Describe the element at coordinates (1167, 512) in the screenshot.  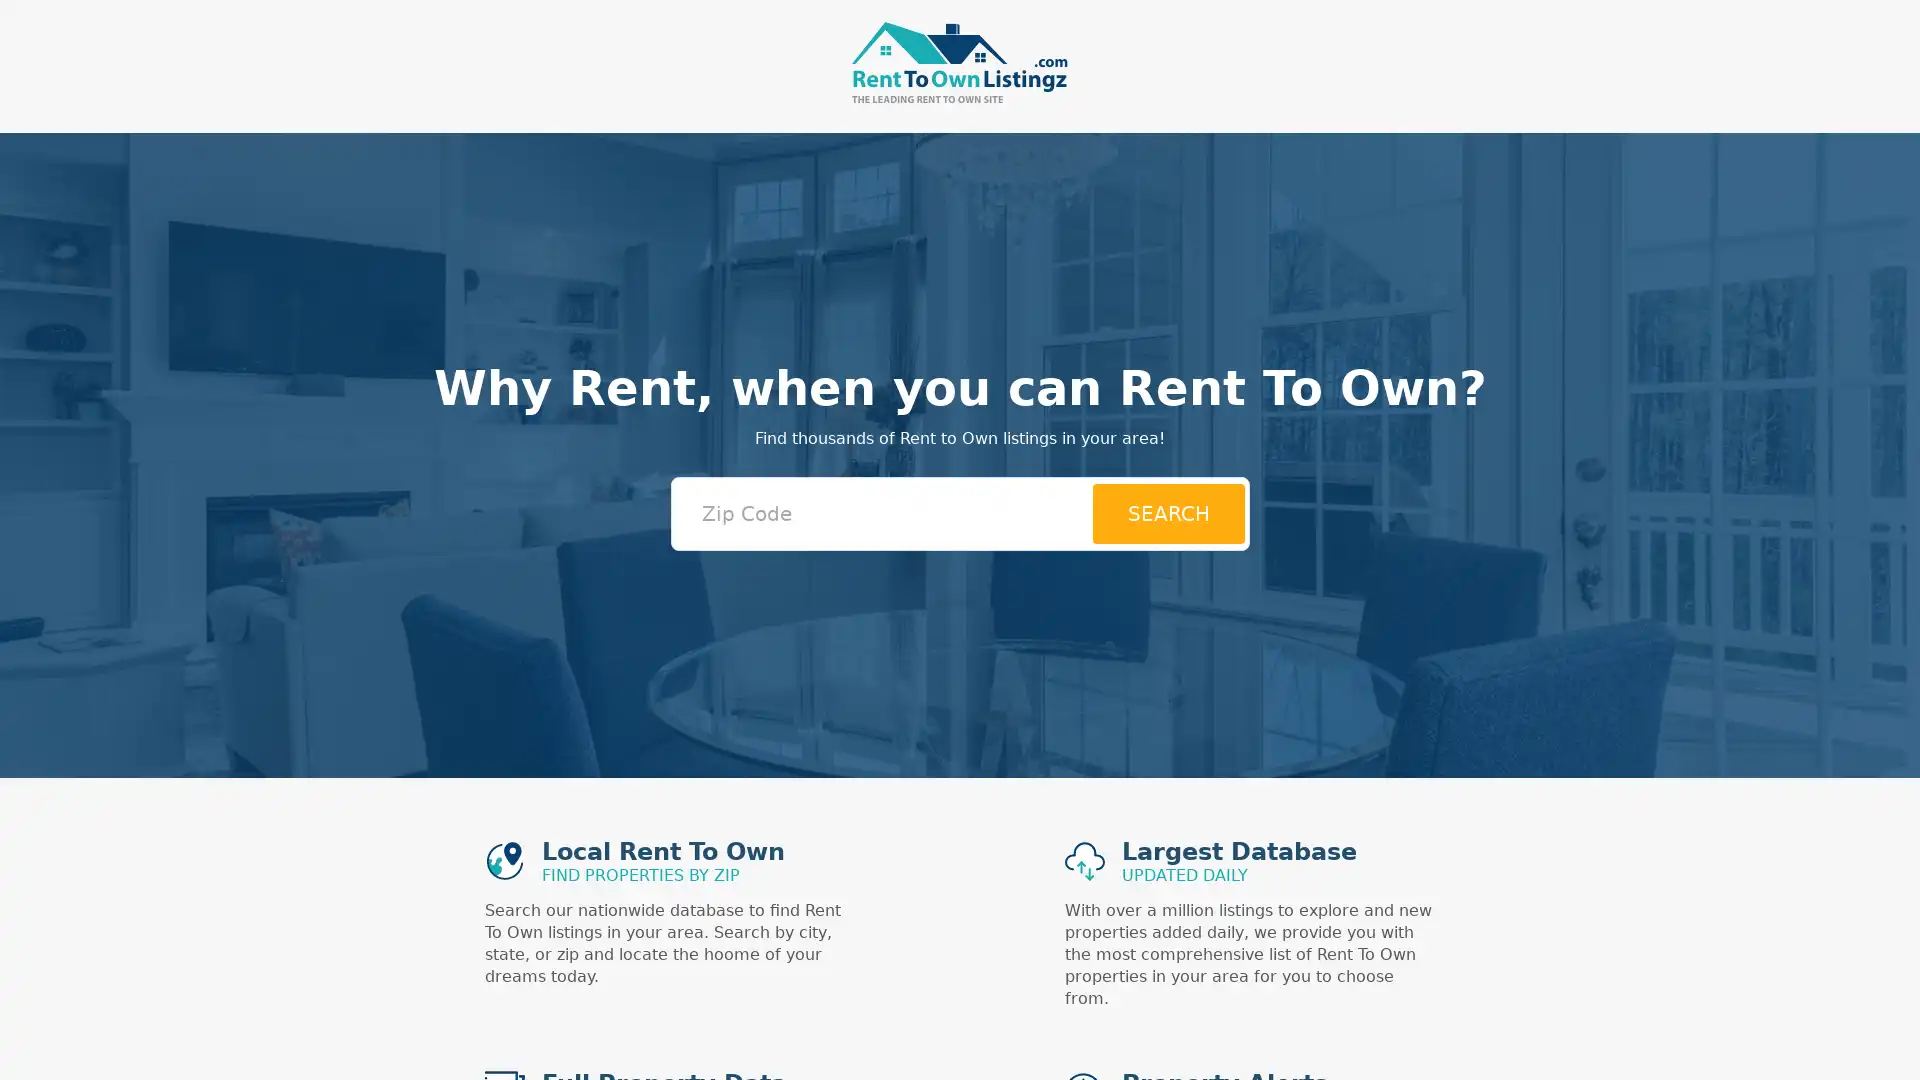
I see `SEARCH` at that location.